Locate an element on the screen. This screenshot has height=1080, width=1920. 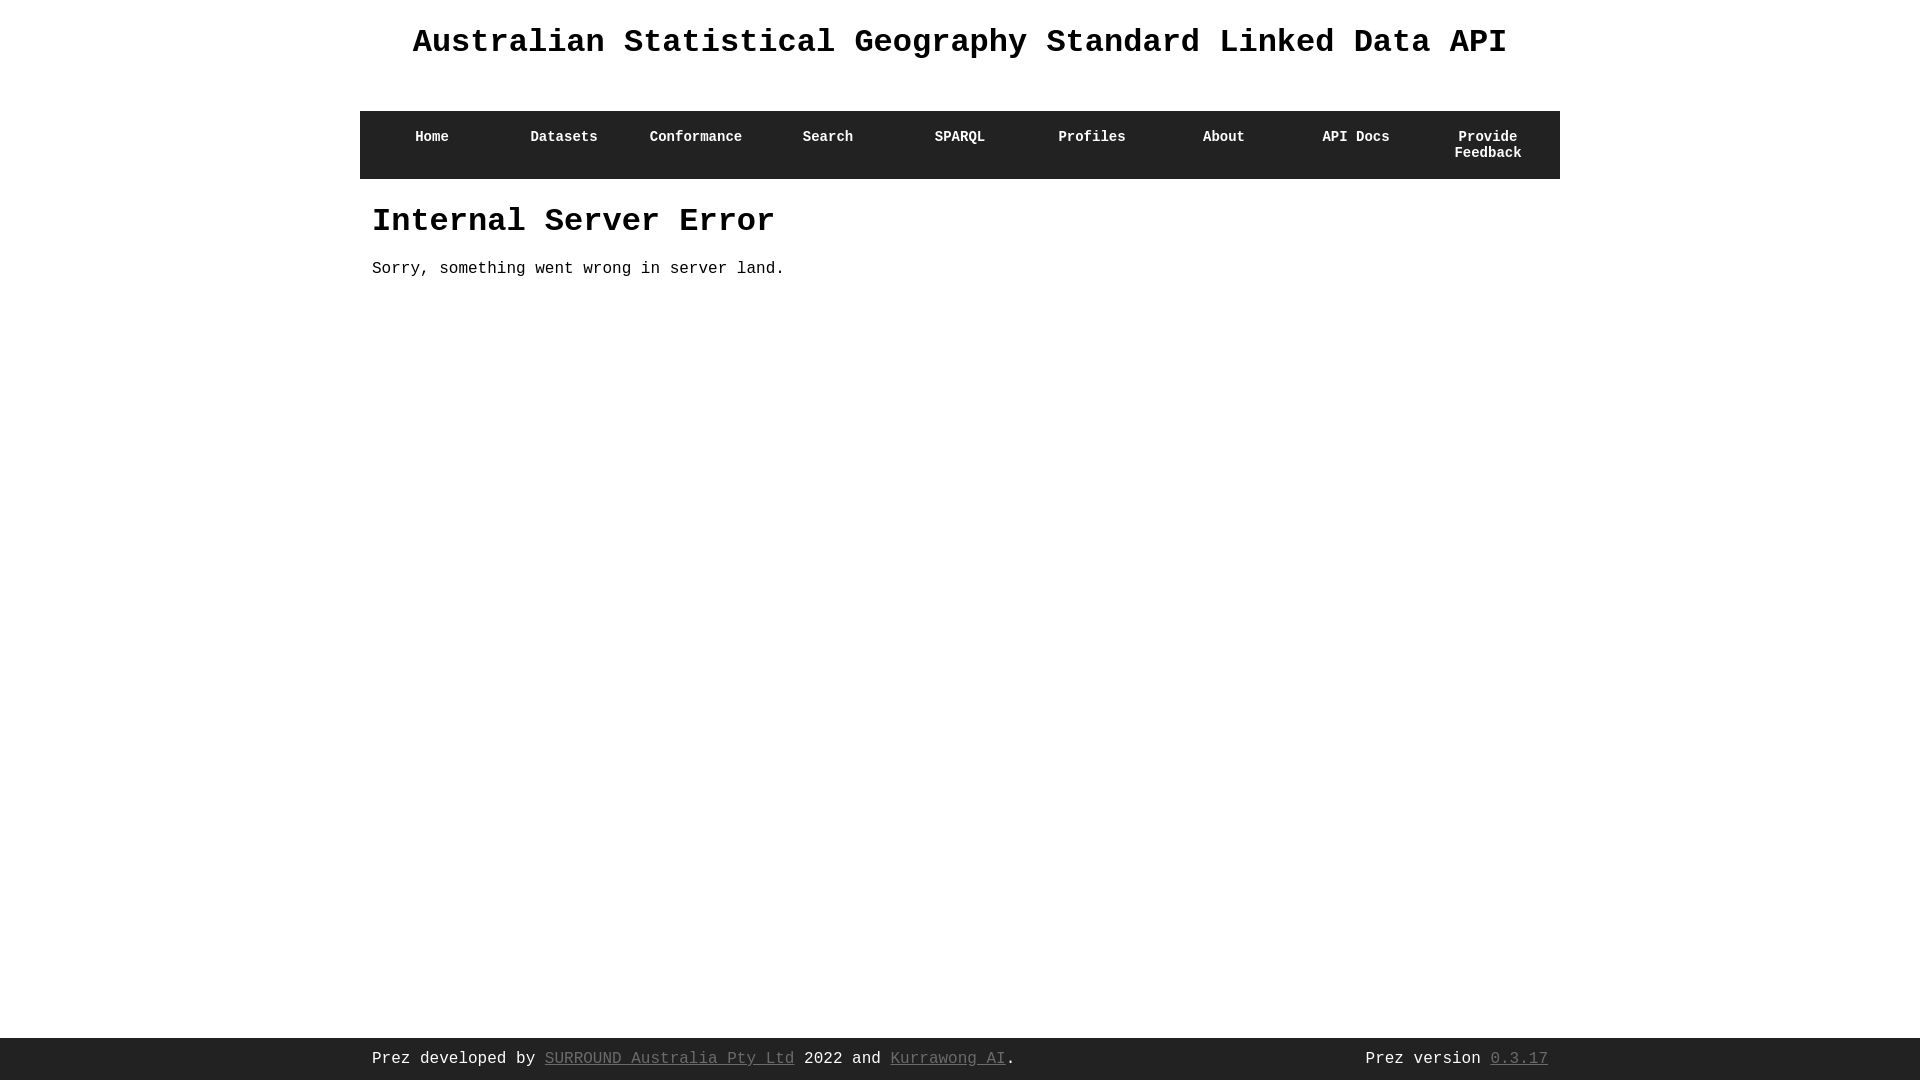
'Home' is located at coordinates (380, 97).